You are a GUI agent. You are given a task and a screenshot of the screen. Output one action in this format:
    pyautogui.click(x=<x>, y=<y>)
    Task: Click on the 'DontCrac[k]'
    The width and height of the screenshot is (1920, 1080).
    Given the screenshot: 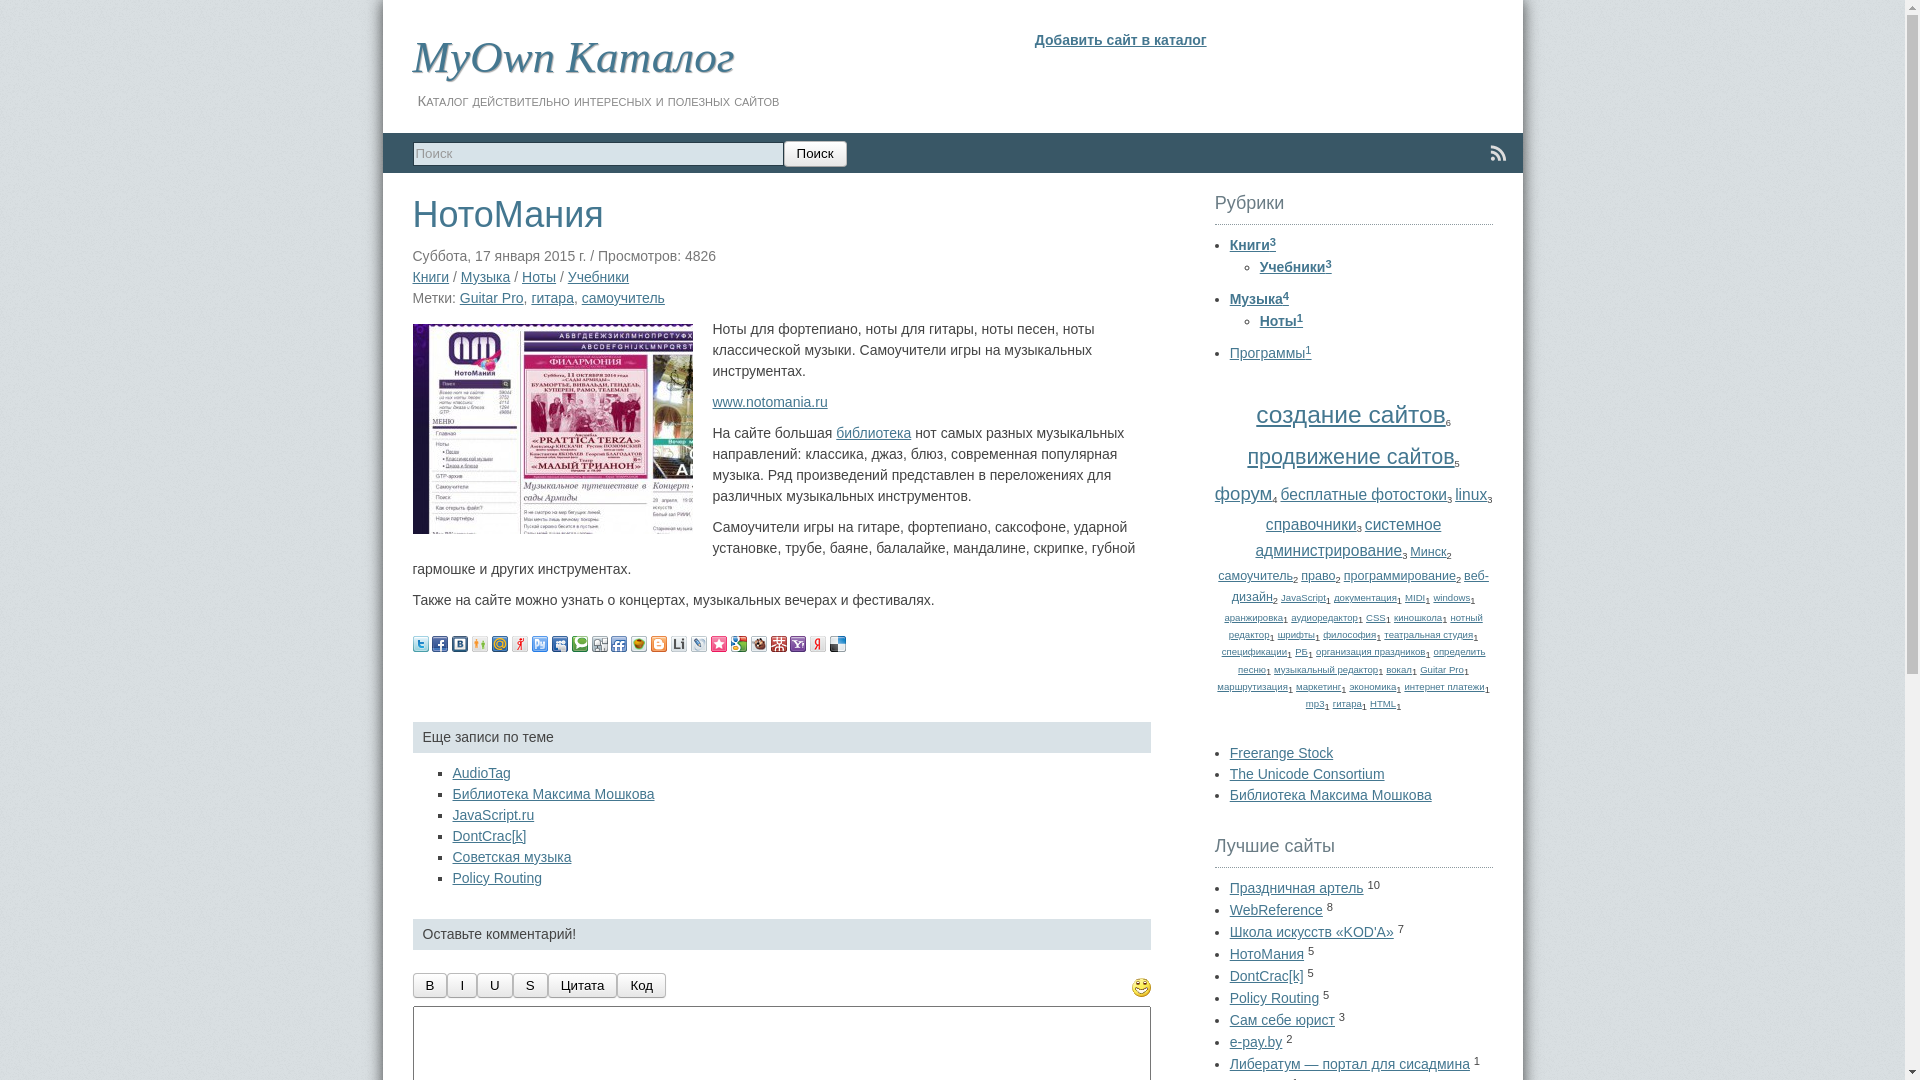 What is the action you would take?
    pyautogui.click(x=489, y=836)
    